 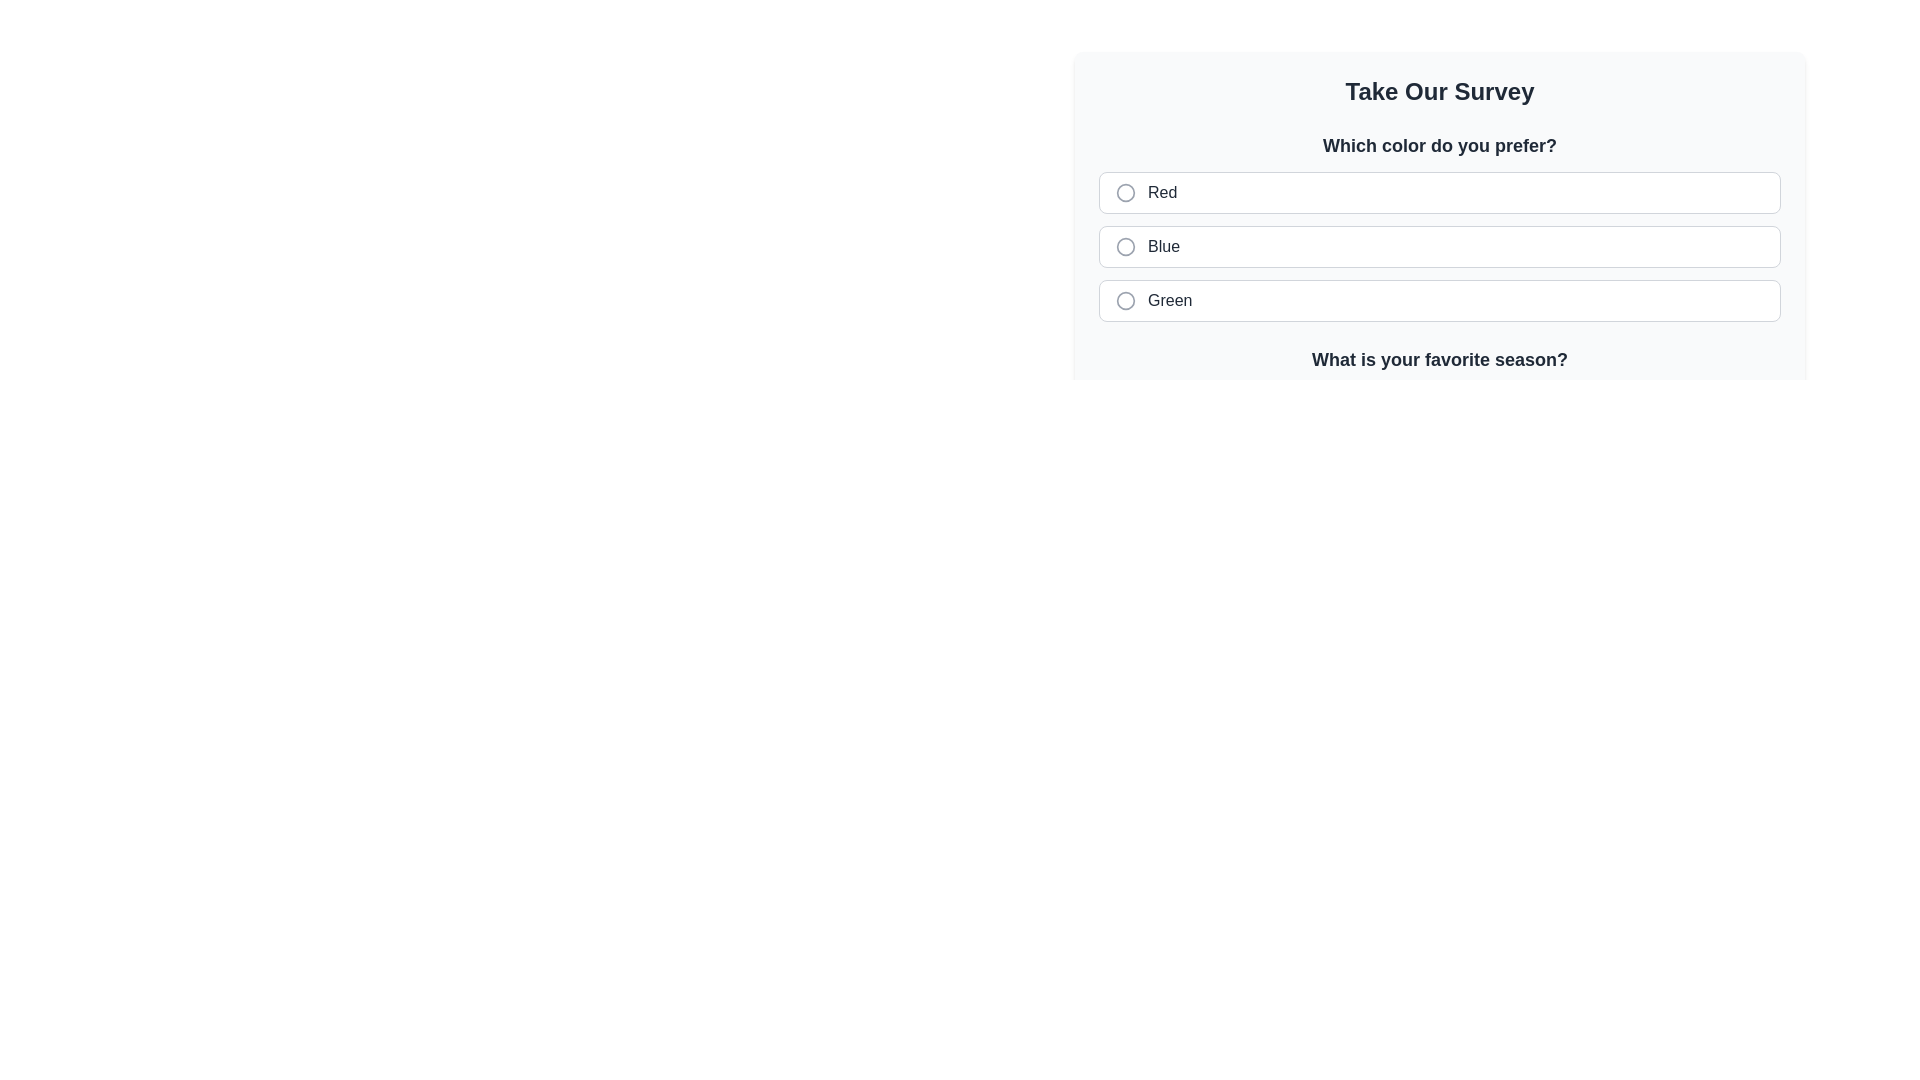 What do you see at coordinates (1126, 245) in the screenshot?
I see `the decorative or functional icon located before the text 'Blue' in the horizontal list of selectable answers` at bounding box center [1126, 245].